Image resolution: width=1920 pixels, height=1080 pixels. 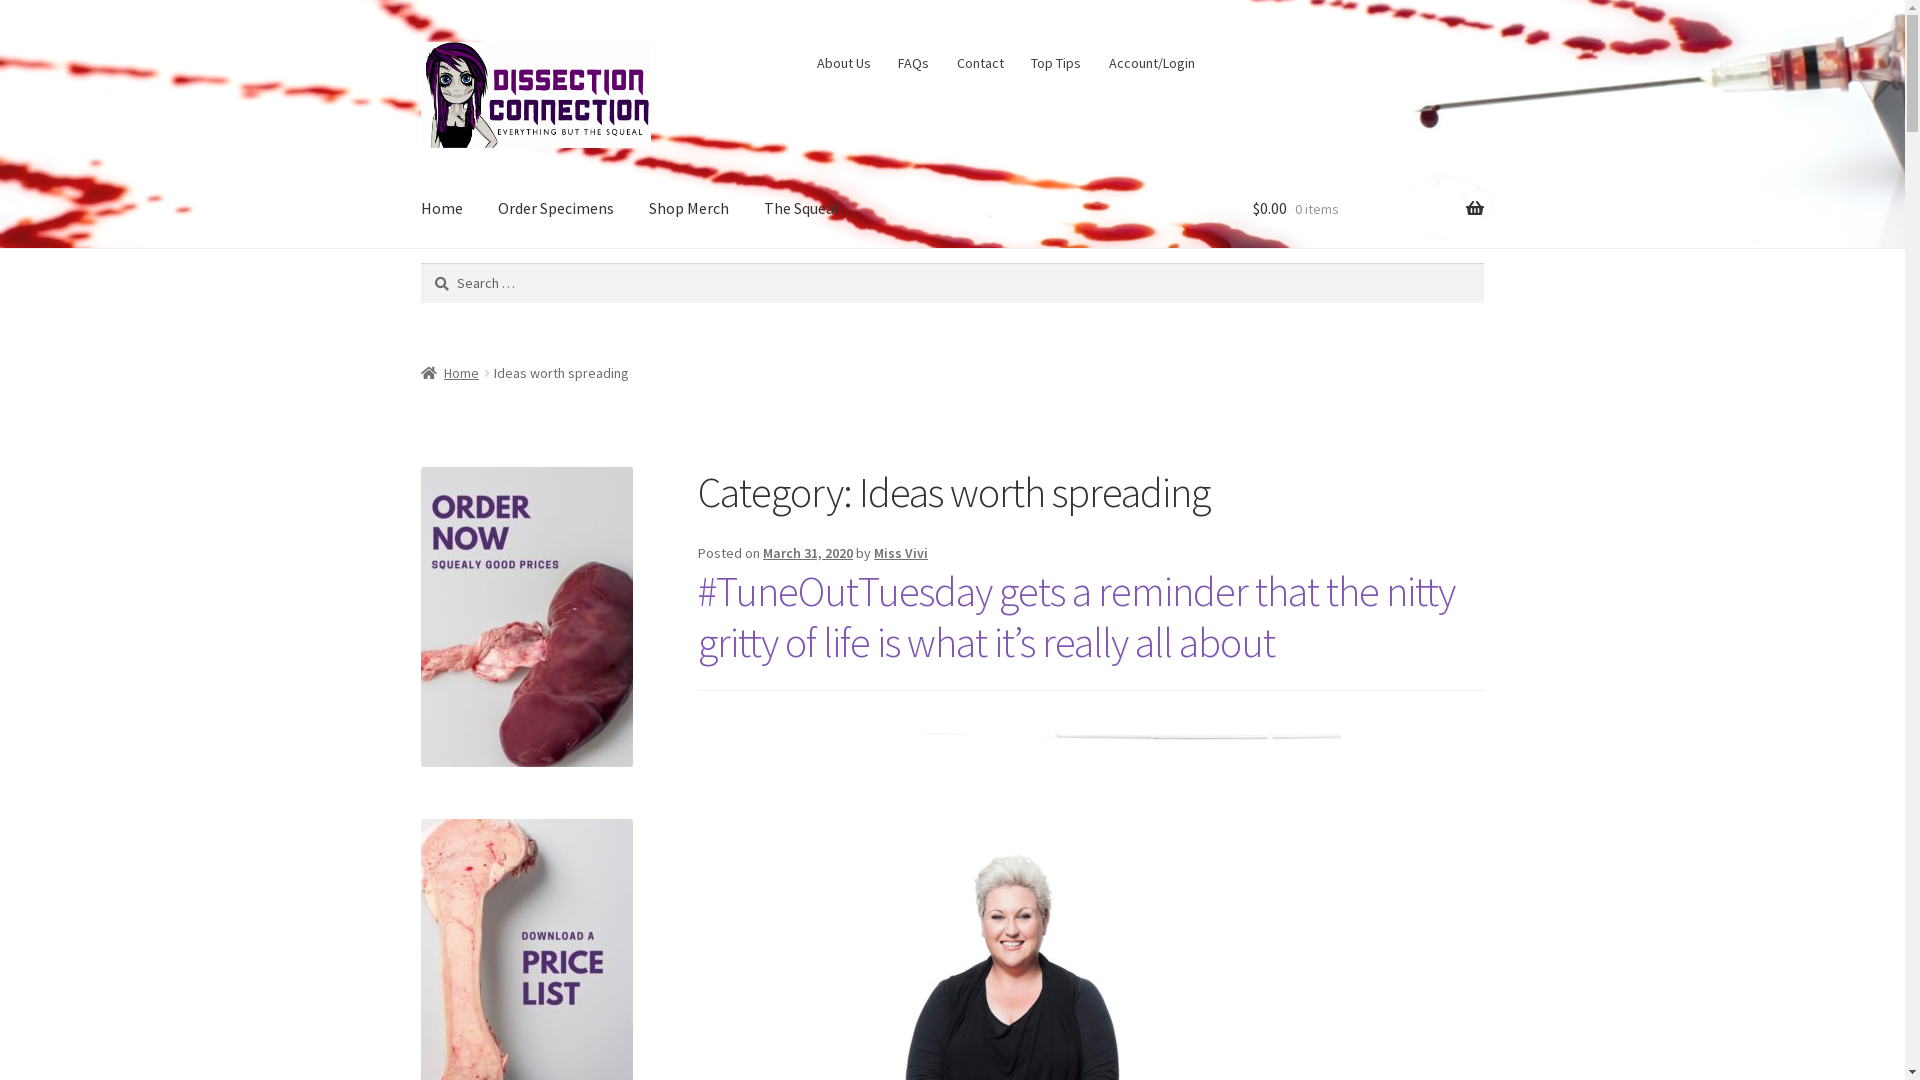 What do you see at coordinates (747, 208) in the screenshot?
I see `'The Squeal'` at bounding box center [747, 208].